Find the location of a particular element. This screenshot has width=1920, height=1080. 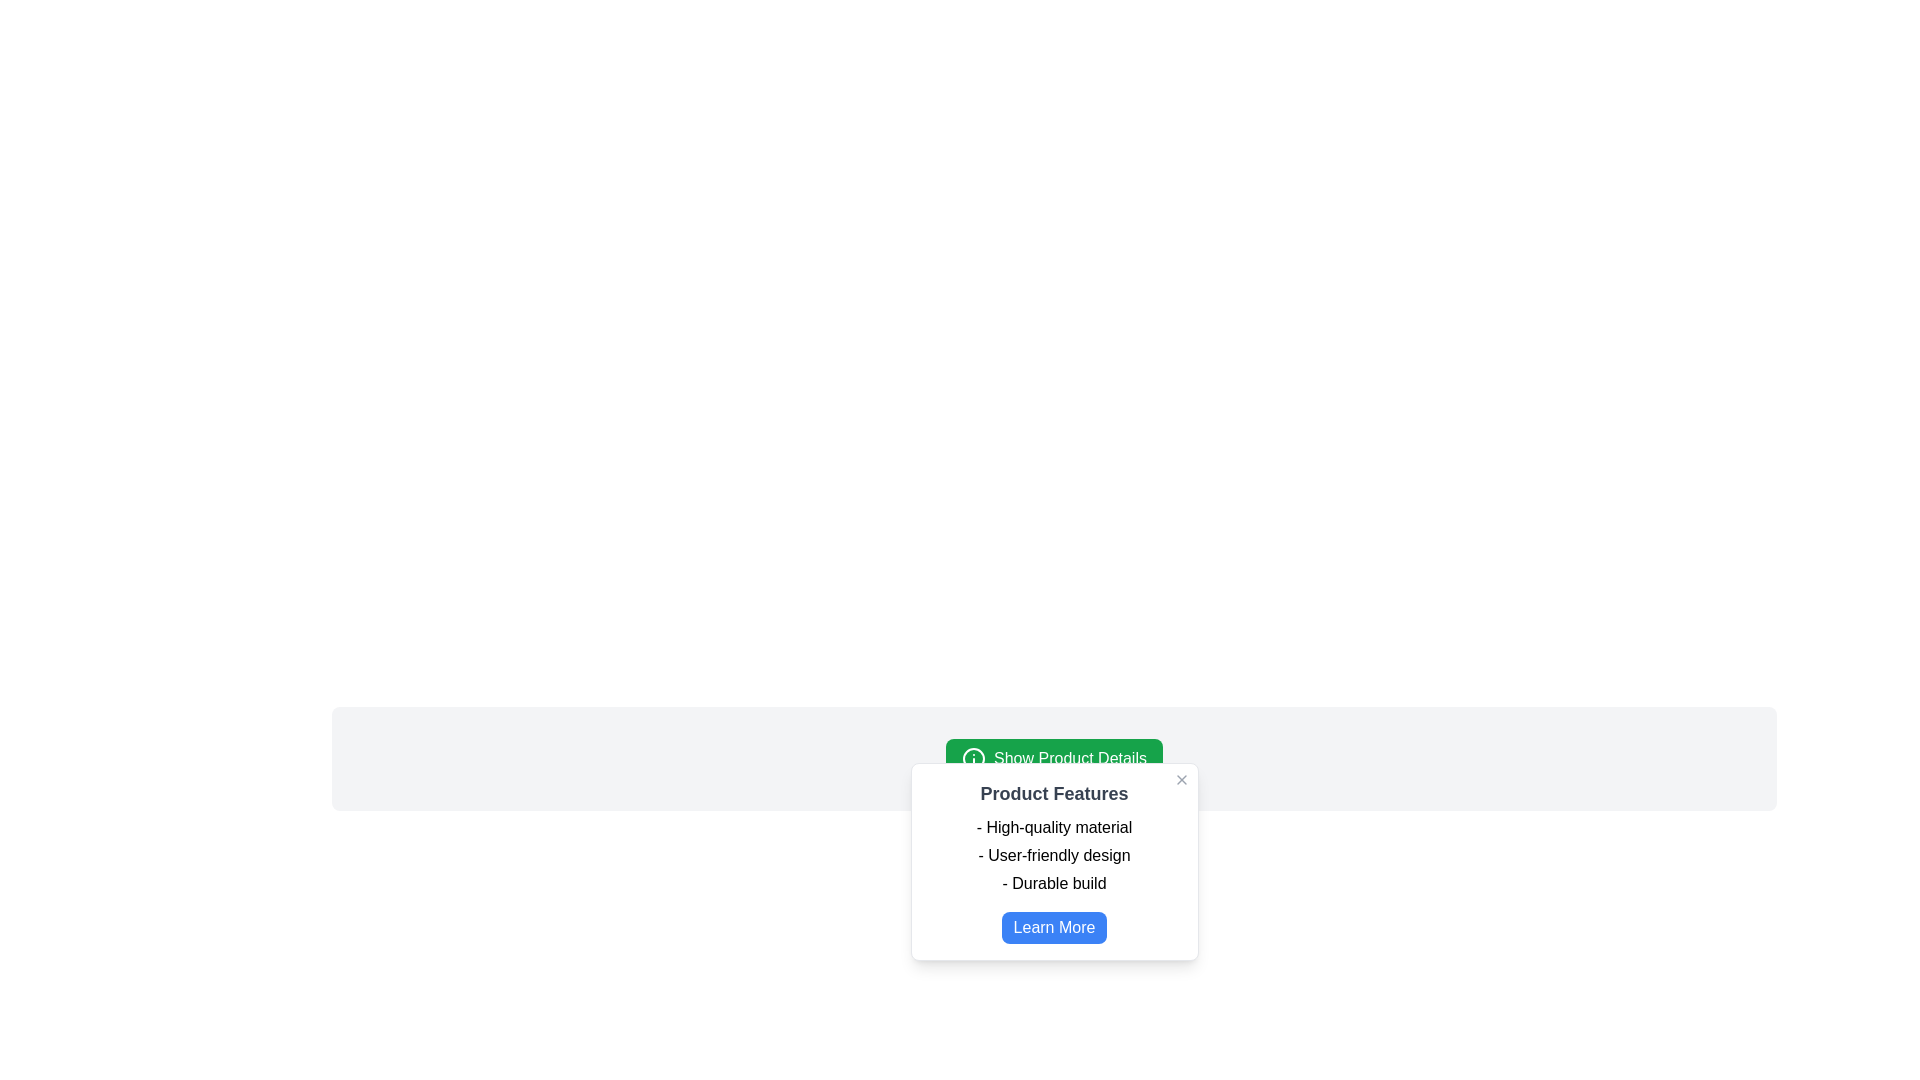

the text label that describes a product's user-friendly design, located as the second item in a list of three bullet points inside a white popup window under 'Product Features' is located at coordinates (1053, 855).